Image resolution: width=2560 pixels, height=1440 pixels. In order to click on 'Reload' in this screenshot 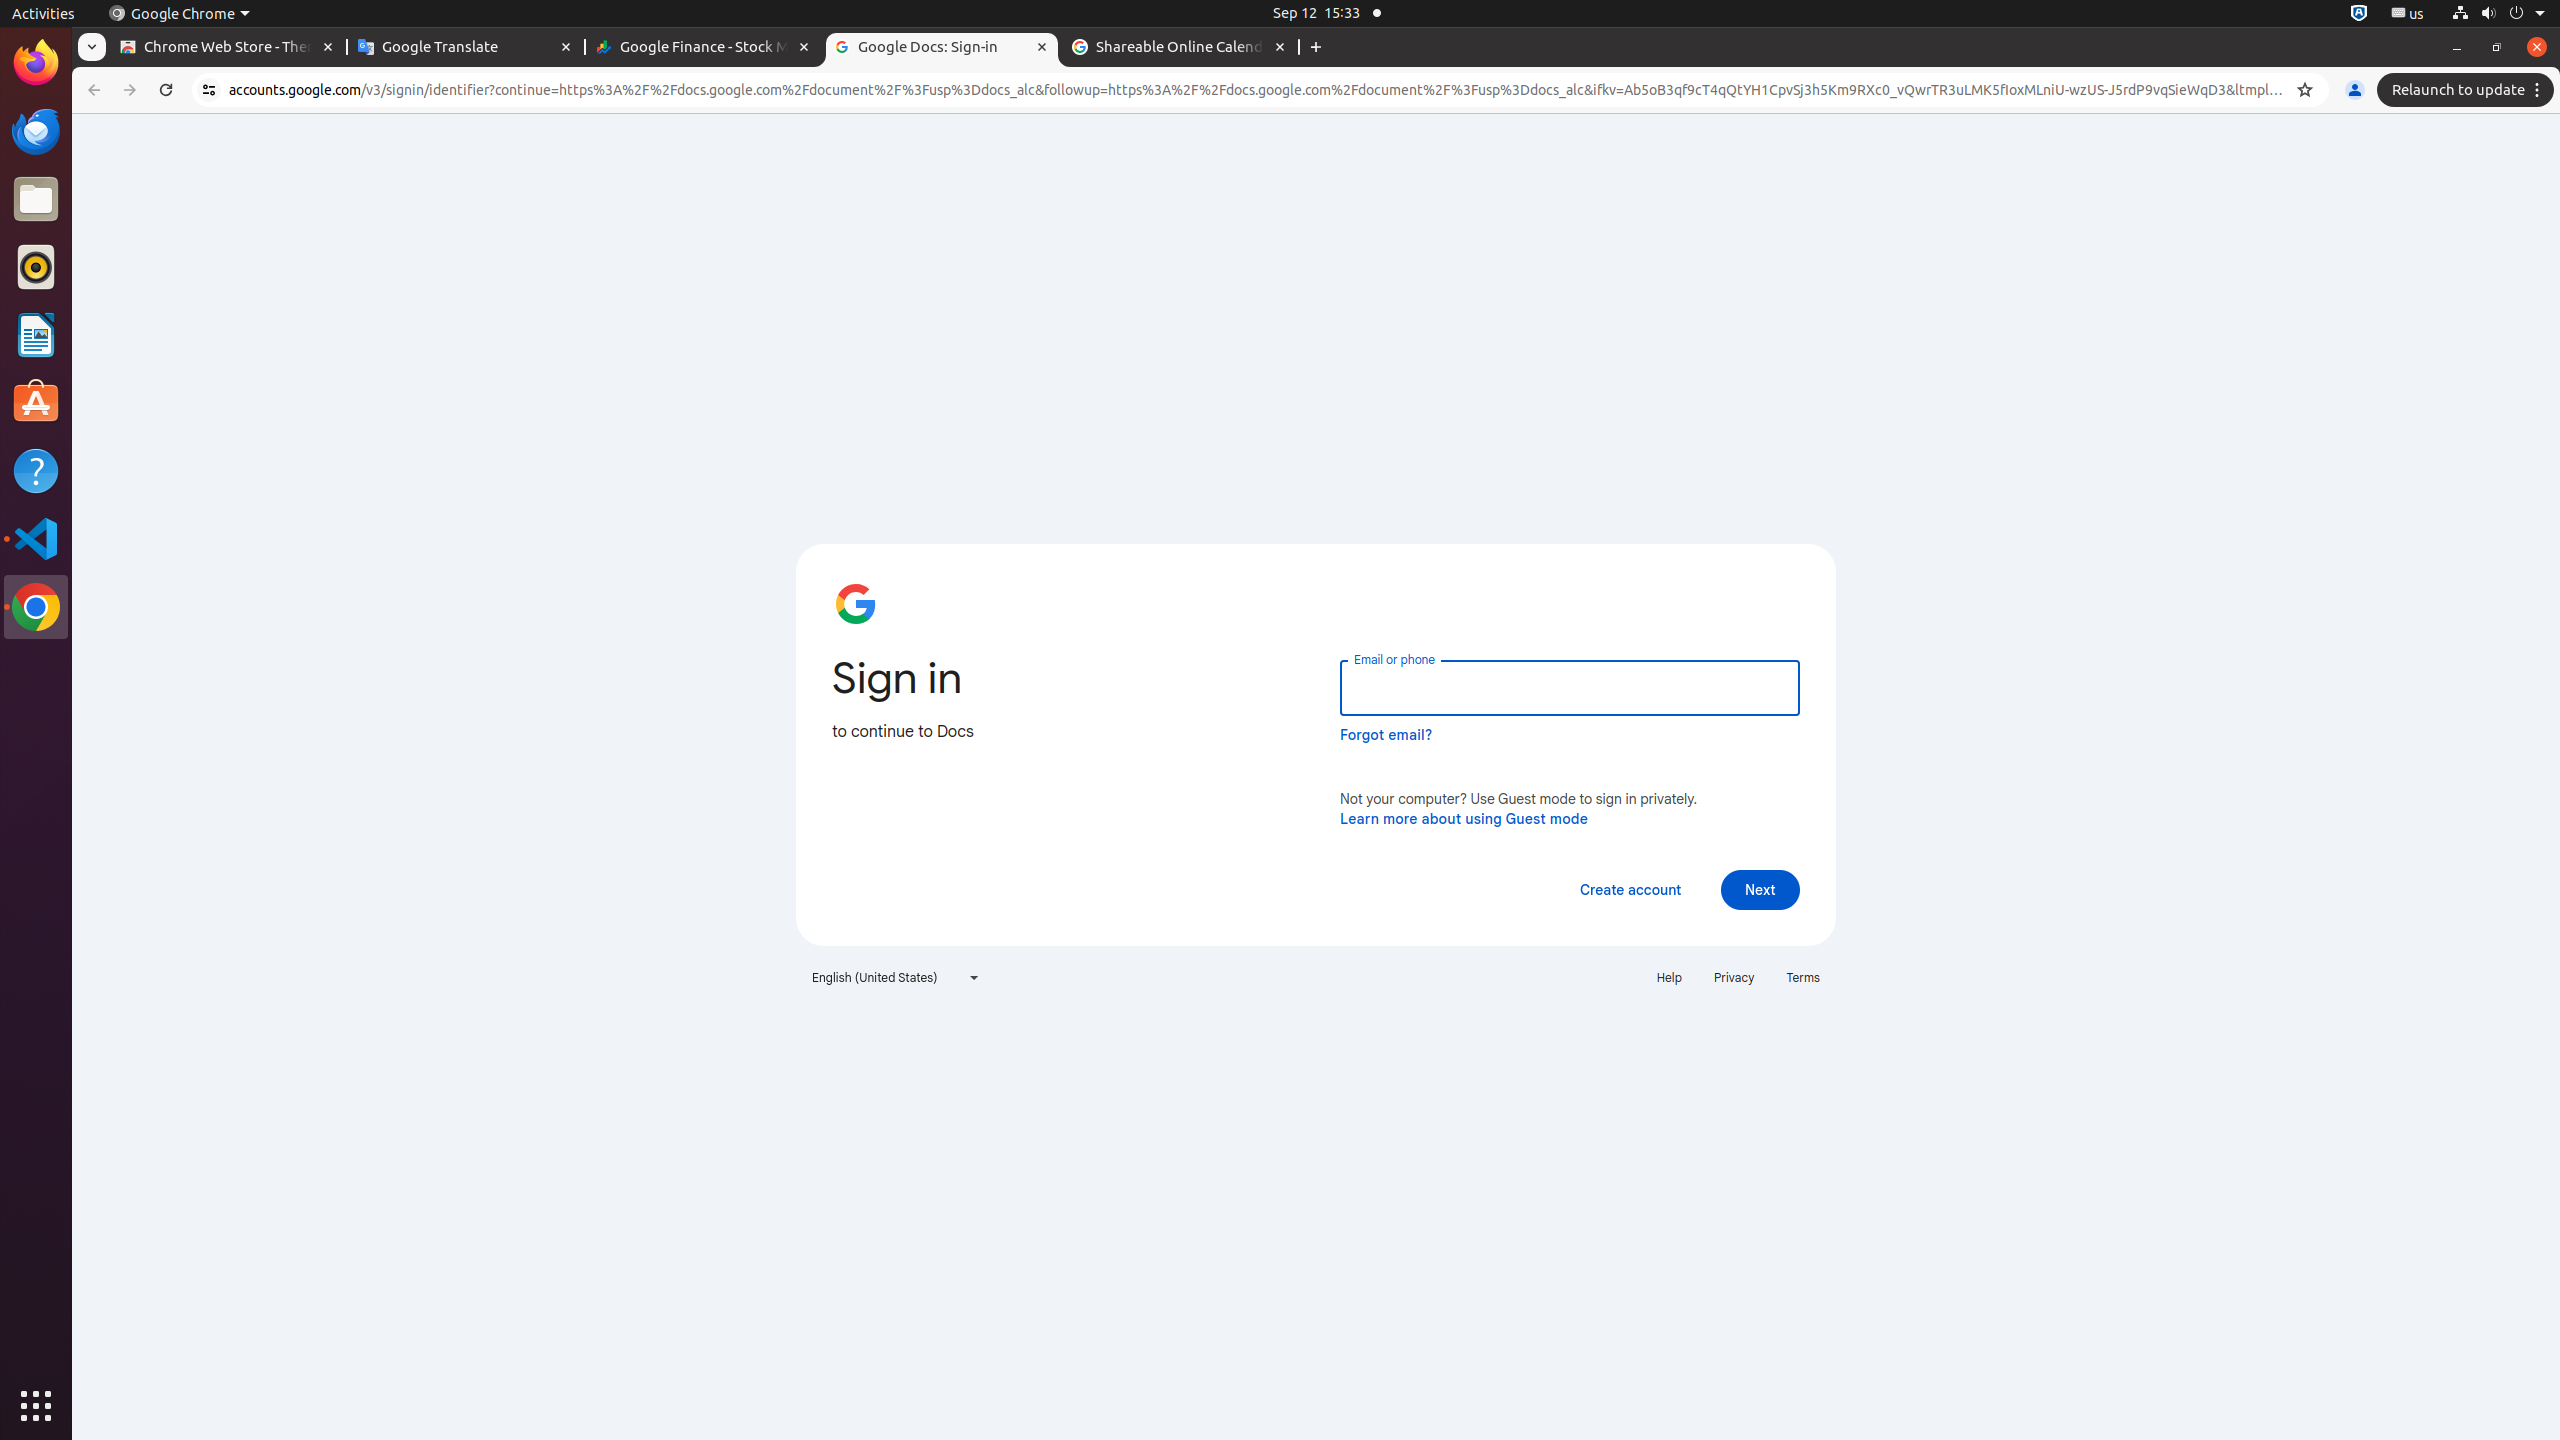, I will do `click(164, 89)`.